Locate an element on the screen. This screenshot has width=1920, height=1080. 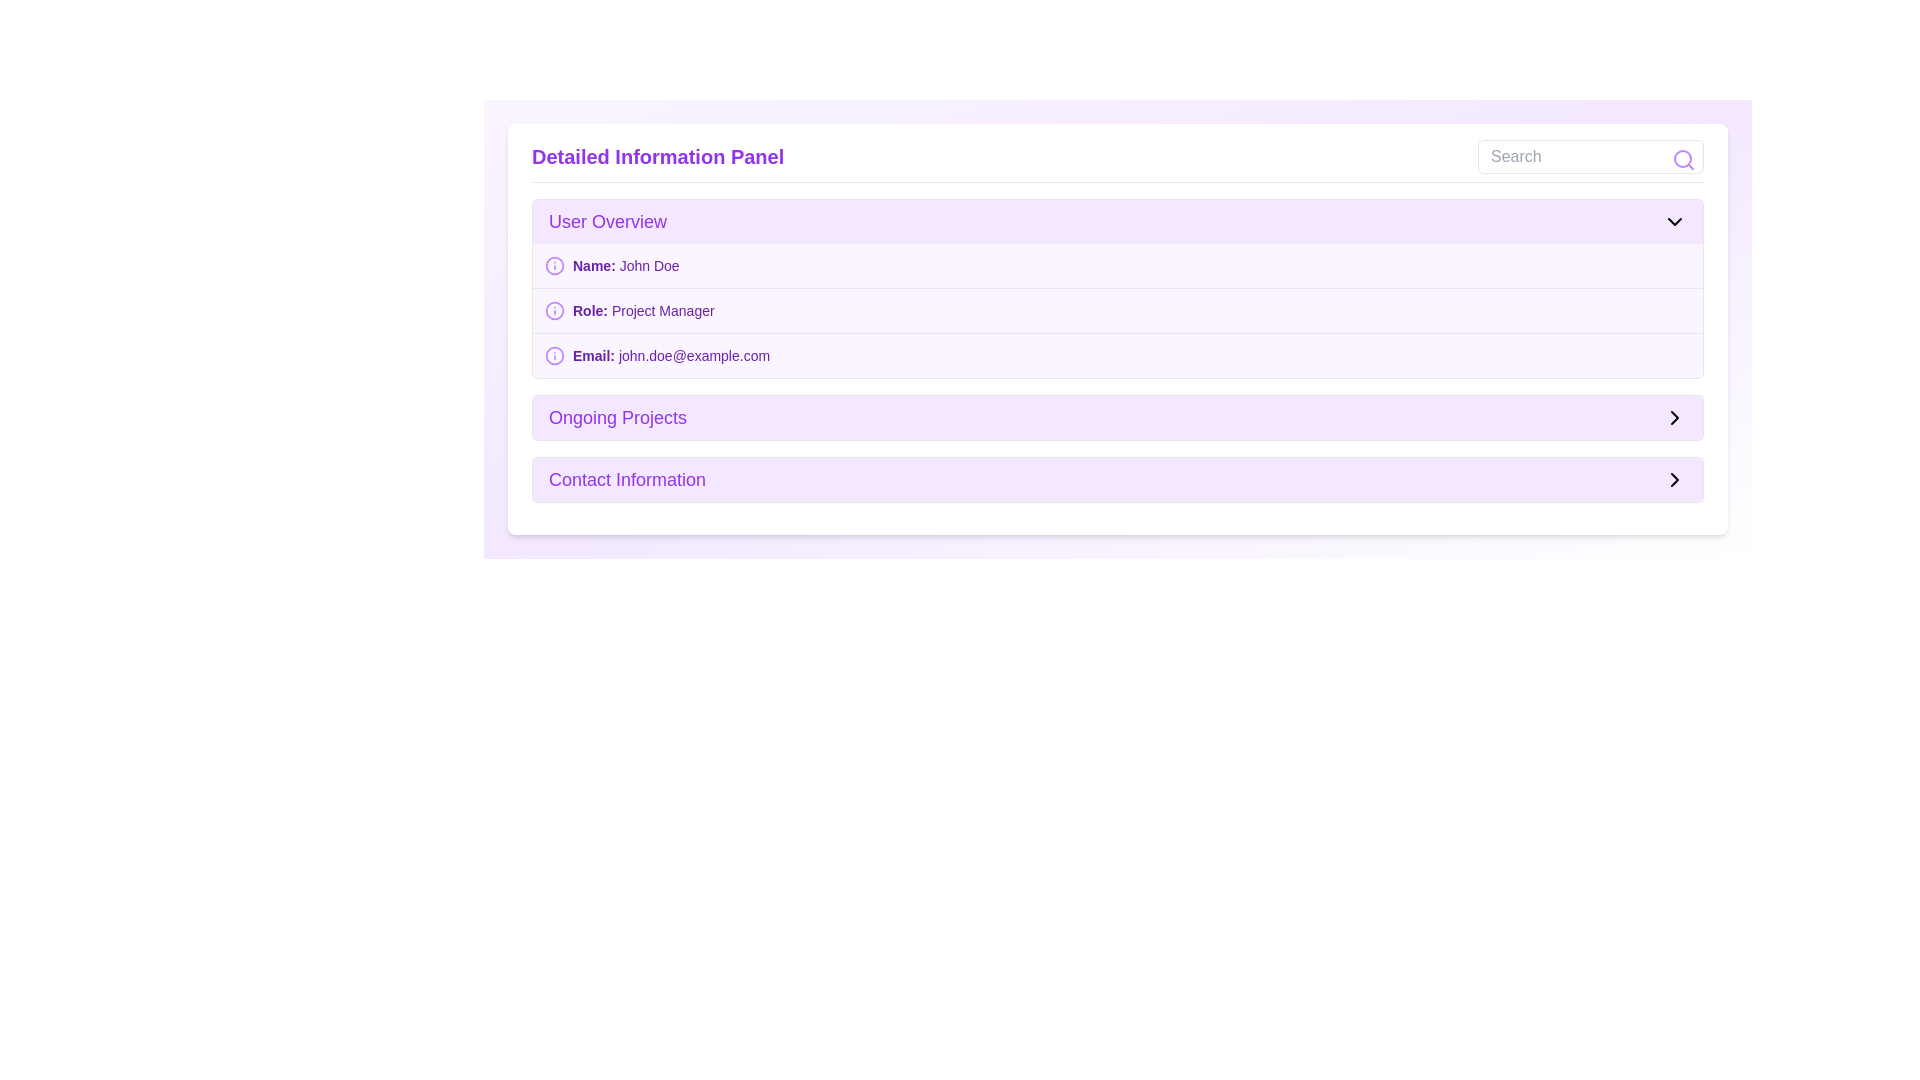
the navigation item located in the middle of the interface, situated between the 'User Overview' and 'Contact Information' sections is located at coordinates (1117, 416).